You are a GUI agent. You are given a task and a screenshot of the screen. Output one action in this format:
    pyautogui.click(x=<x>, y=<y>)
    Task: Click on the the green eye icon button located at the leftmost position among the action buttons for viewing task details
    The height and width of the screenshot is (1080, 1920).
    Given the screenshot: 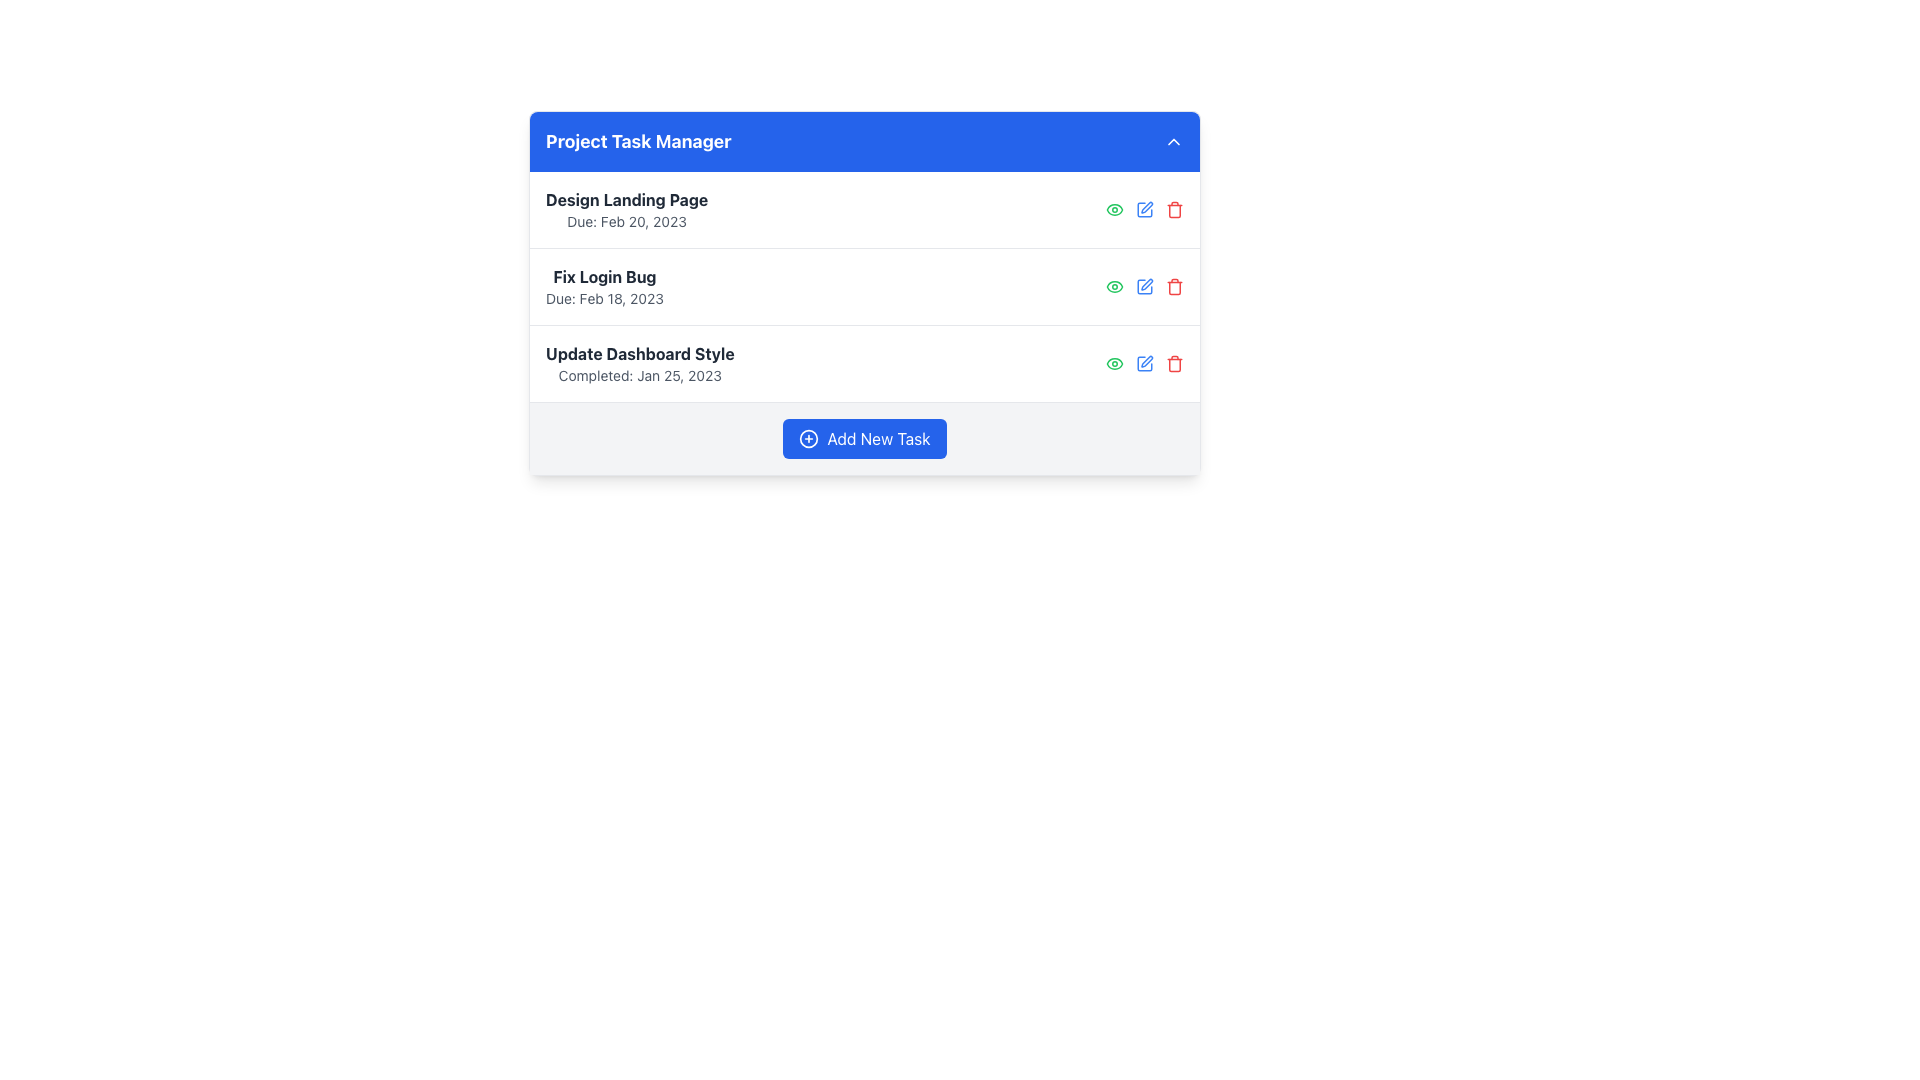 What is the action you would take?
    pyautogui.click(x=1113, y=363)
    